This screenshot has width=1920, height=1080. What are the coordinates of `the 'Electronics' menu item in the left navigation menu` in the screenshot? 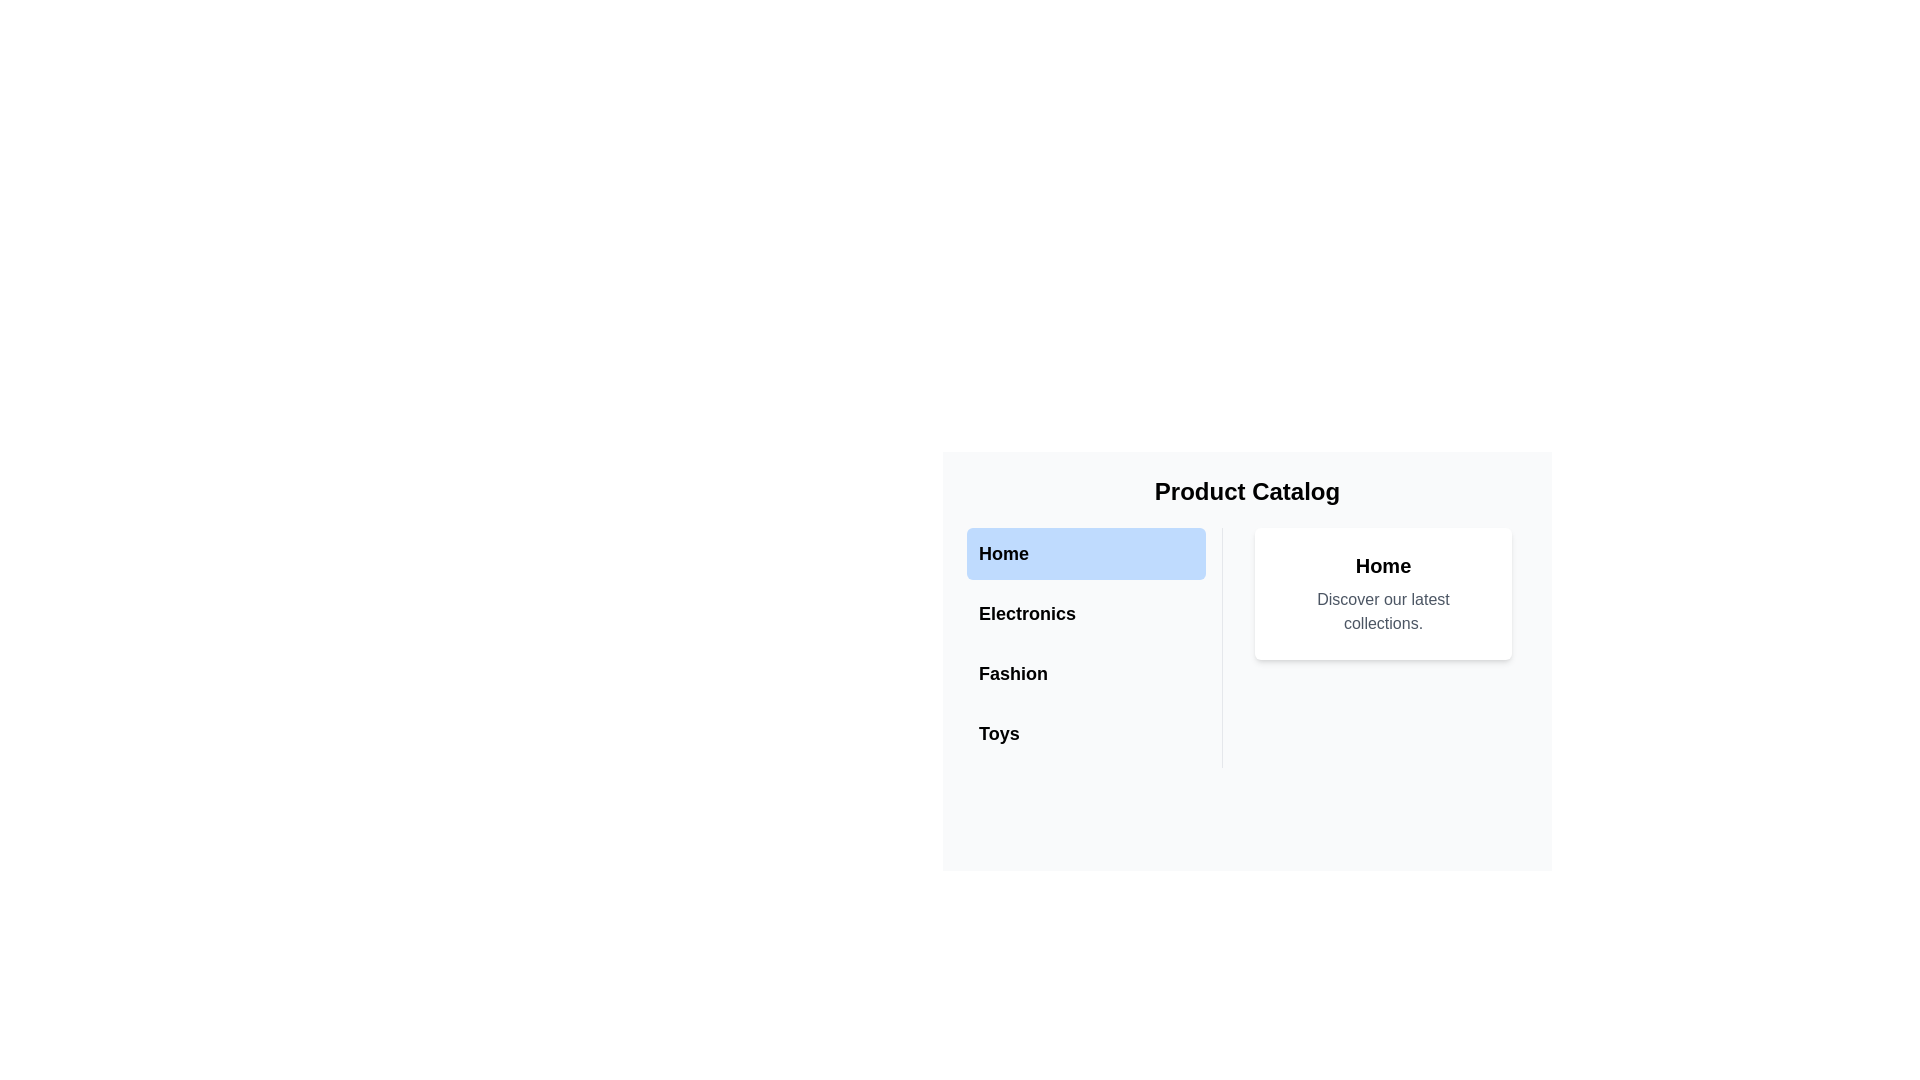 It's located at (1085, 612).